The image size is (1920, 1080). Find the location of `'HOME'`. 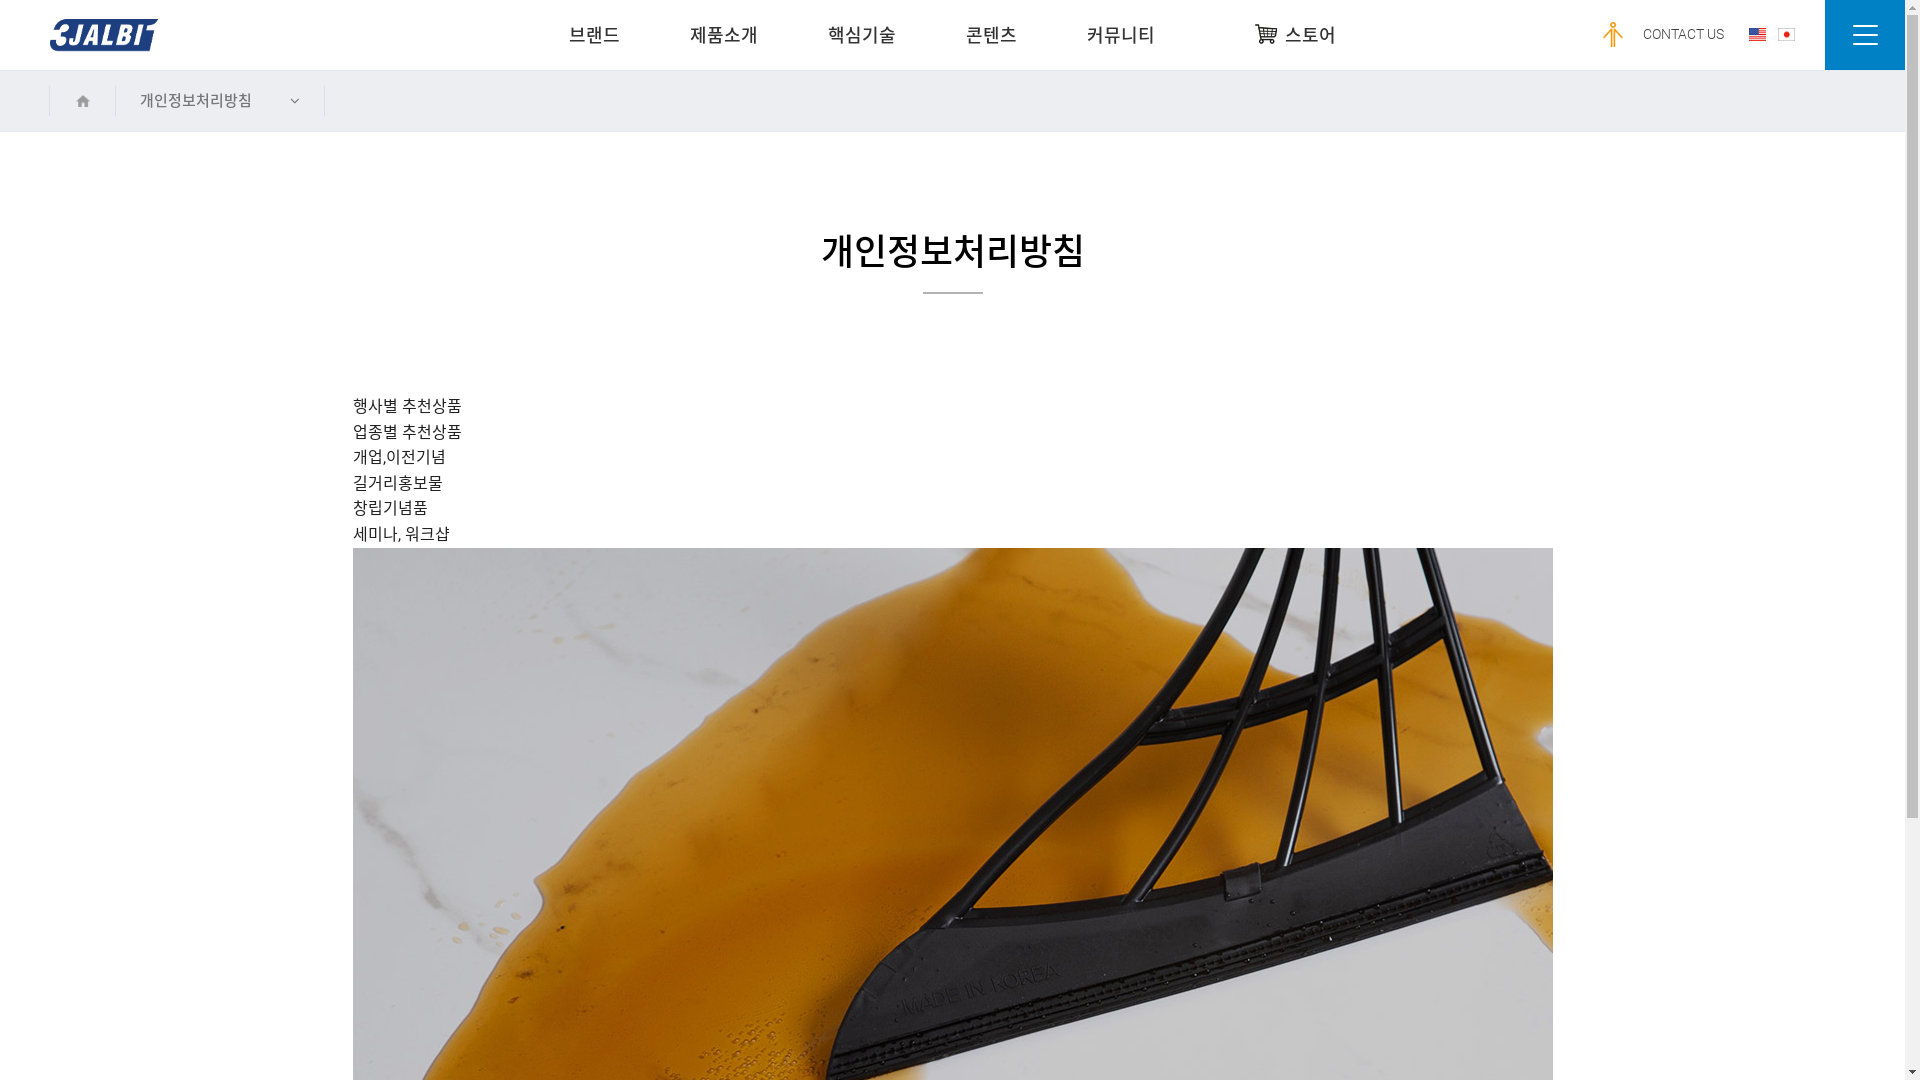

'HOME' is located at coordinates (81, 100).